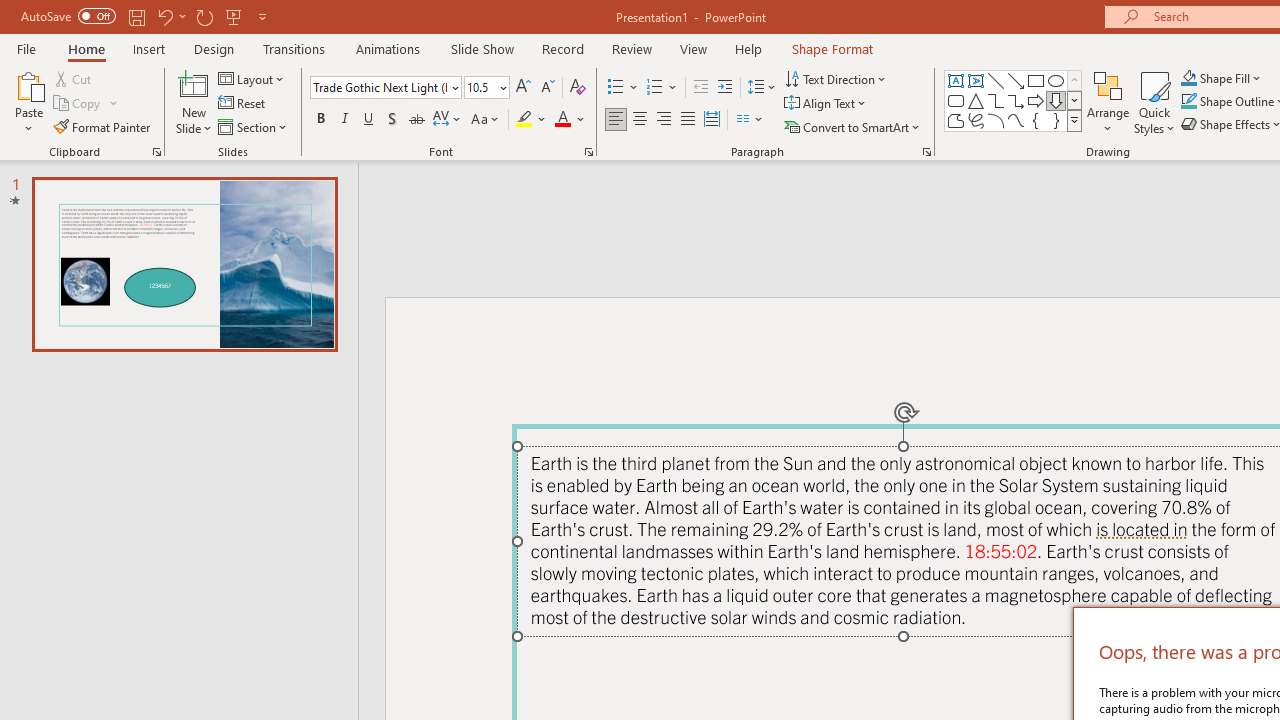 This screenshot has width=1280, height=720. I want to click on 'Customize Quick Access Toolbar', so click(262, 16).